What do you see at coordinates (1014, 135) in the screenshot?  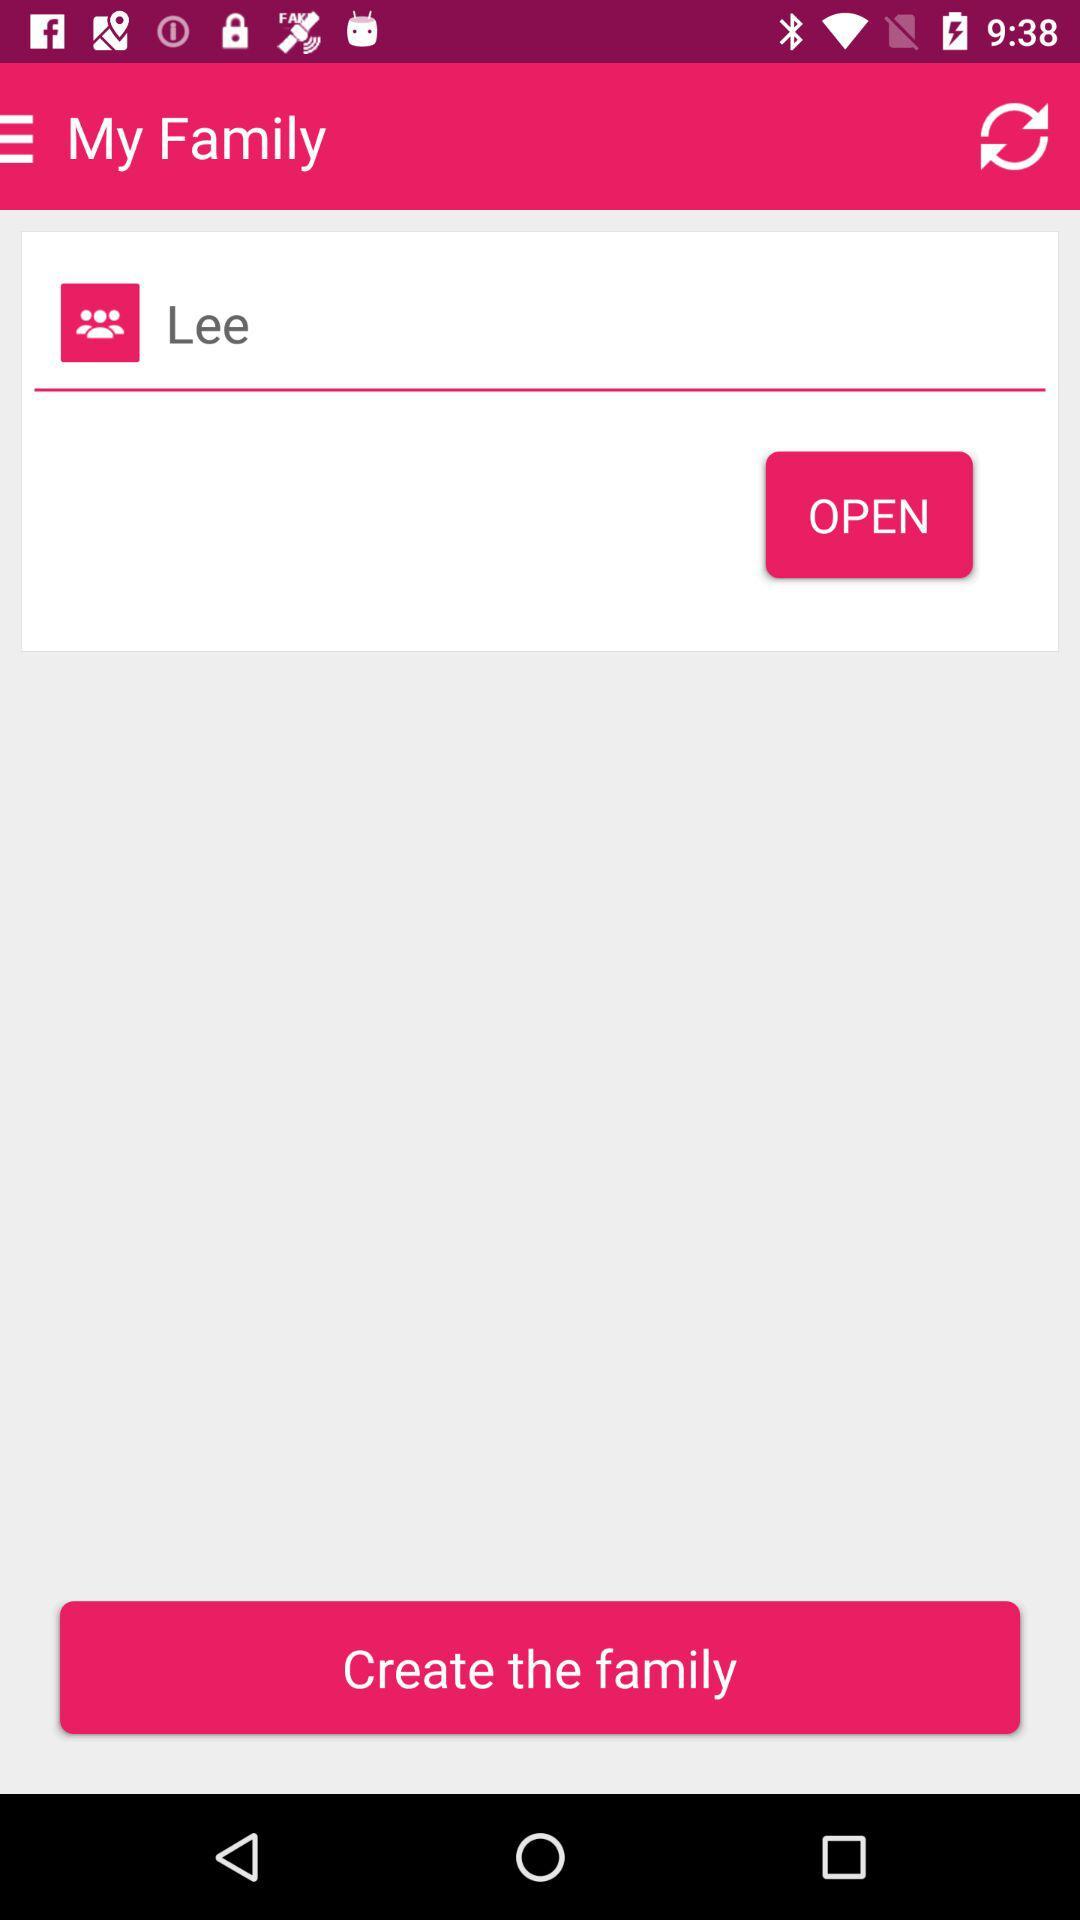 I see `reload` at bounding box center [1014, 135].